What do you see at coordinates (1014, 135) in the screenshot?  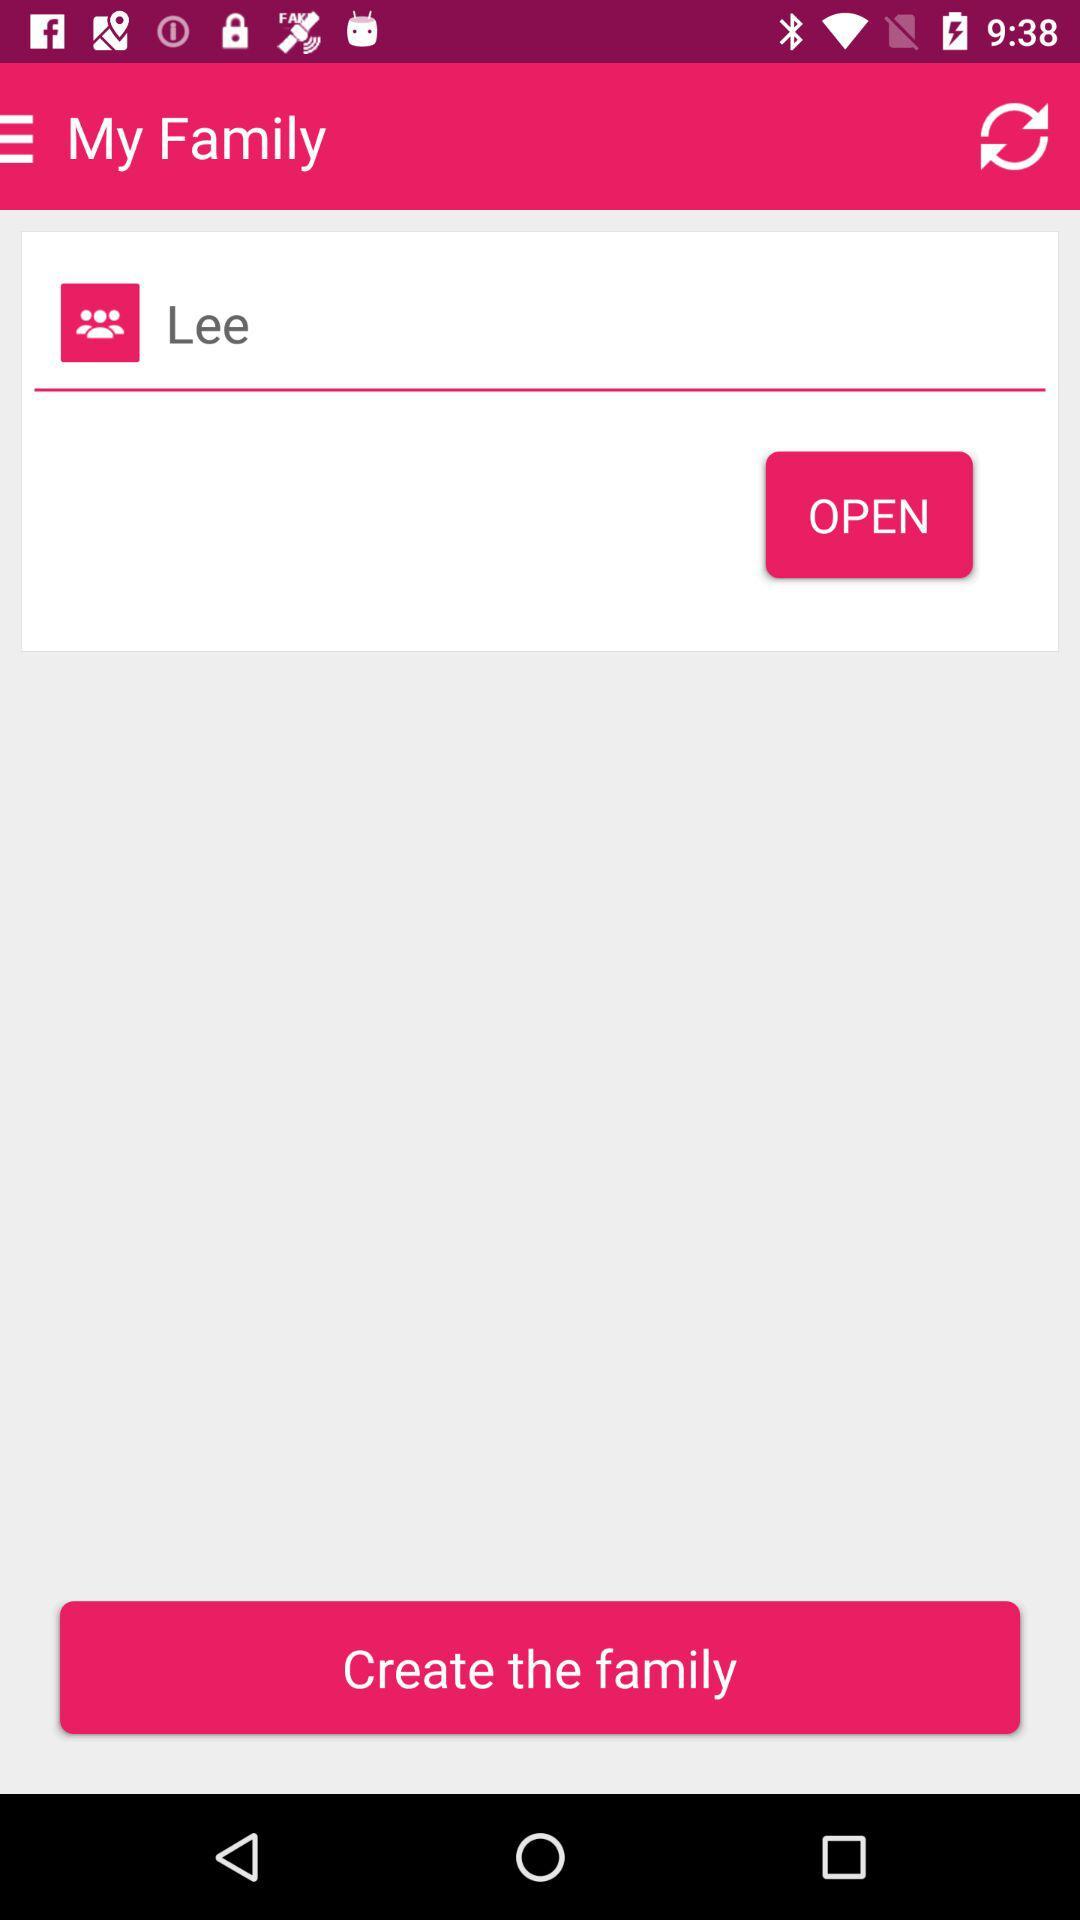 I see `reload` at bounding box center [1014, 135].